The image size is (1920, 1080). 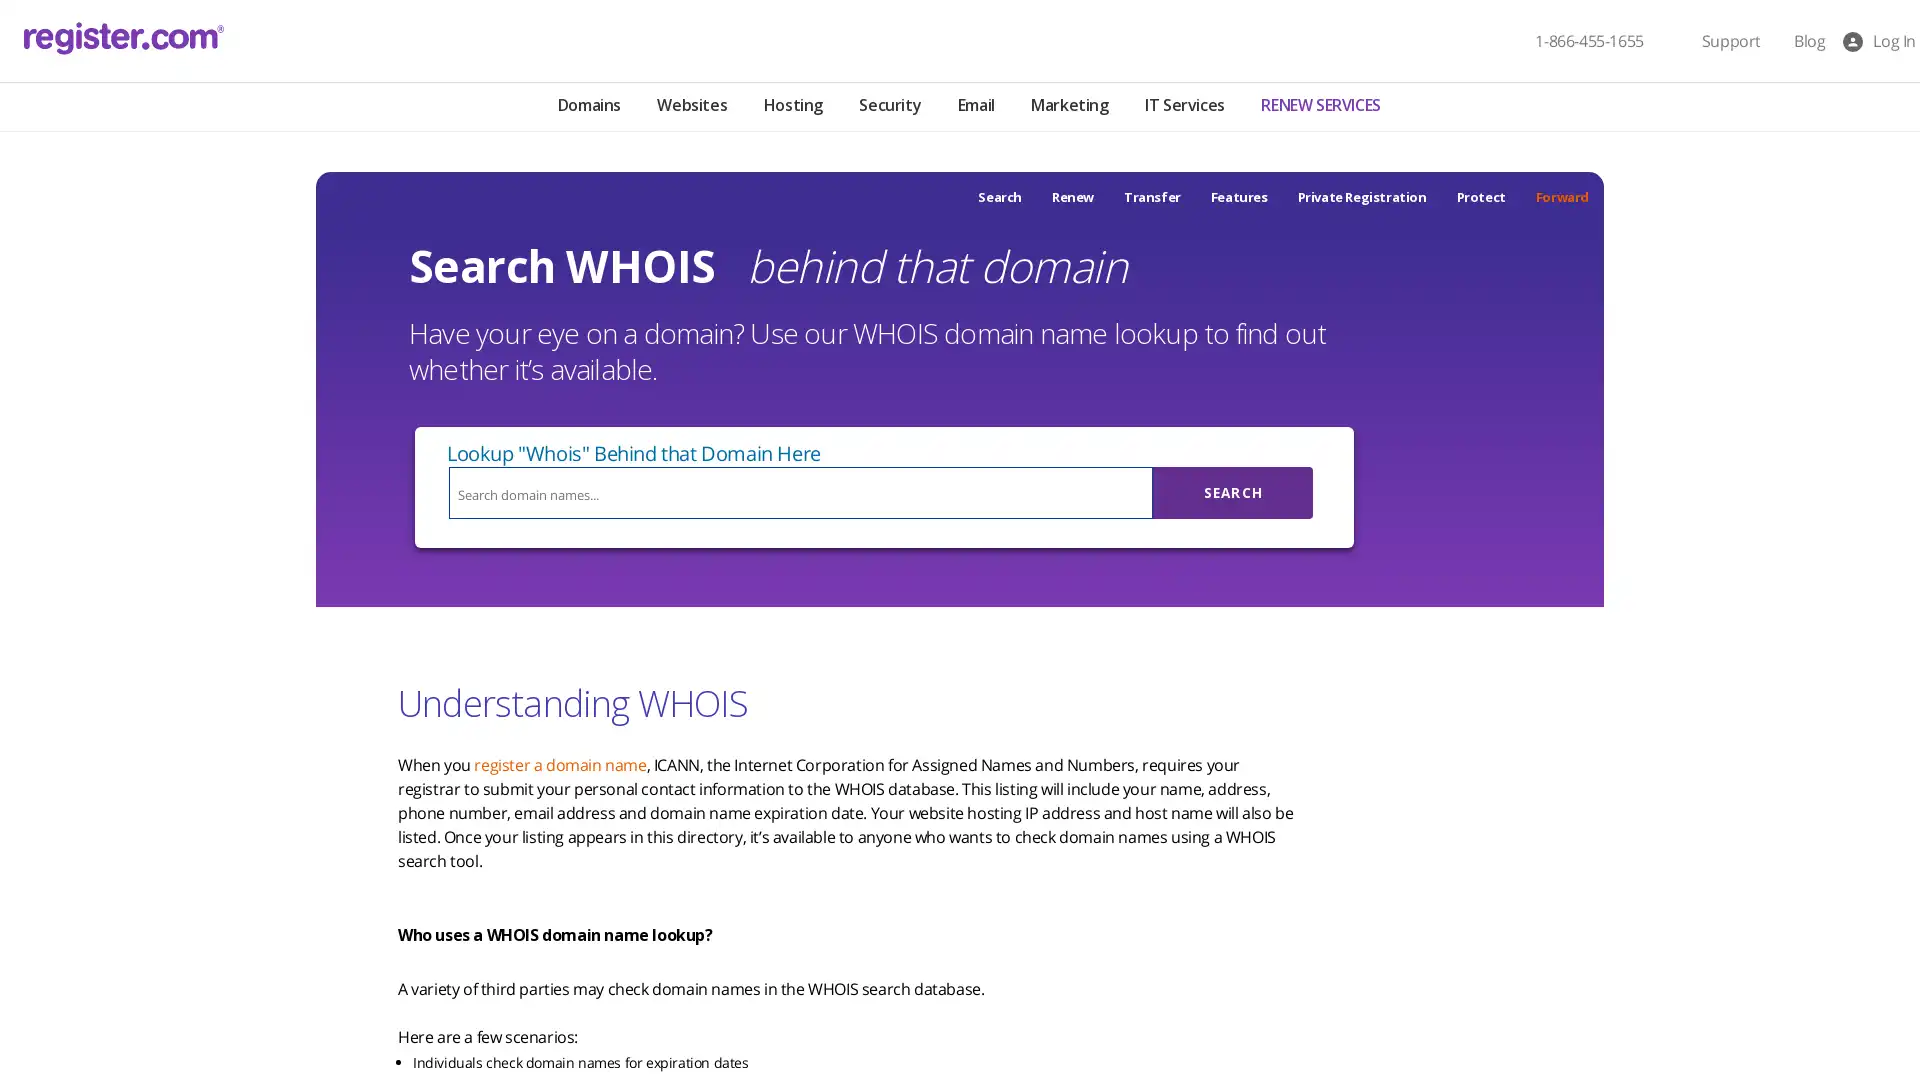 What do you see at coordinates (203, 1013) in the screenshot?
I see `Cookies Settings` at bounding box center [203, 1013].